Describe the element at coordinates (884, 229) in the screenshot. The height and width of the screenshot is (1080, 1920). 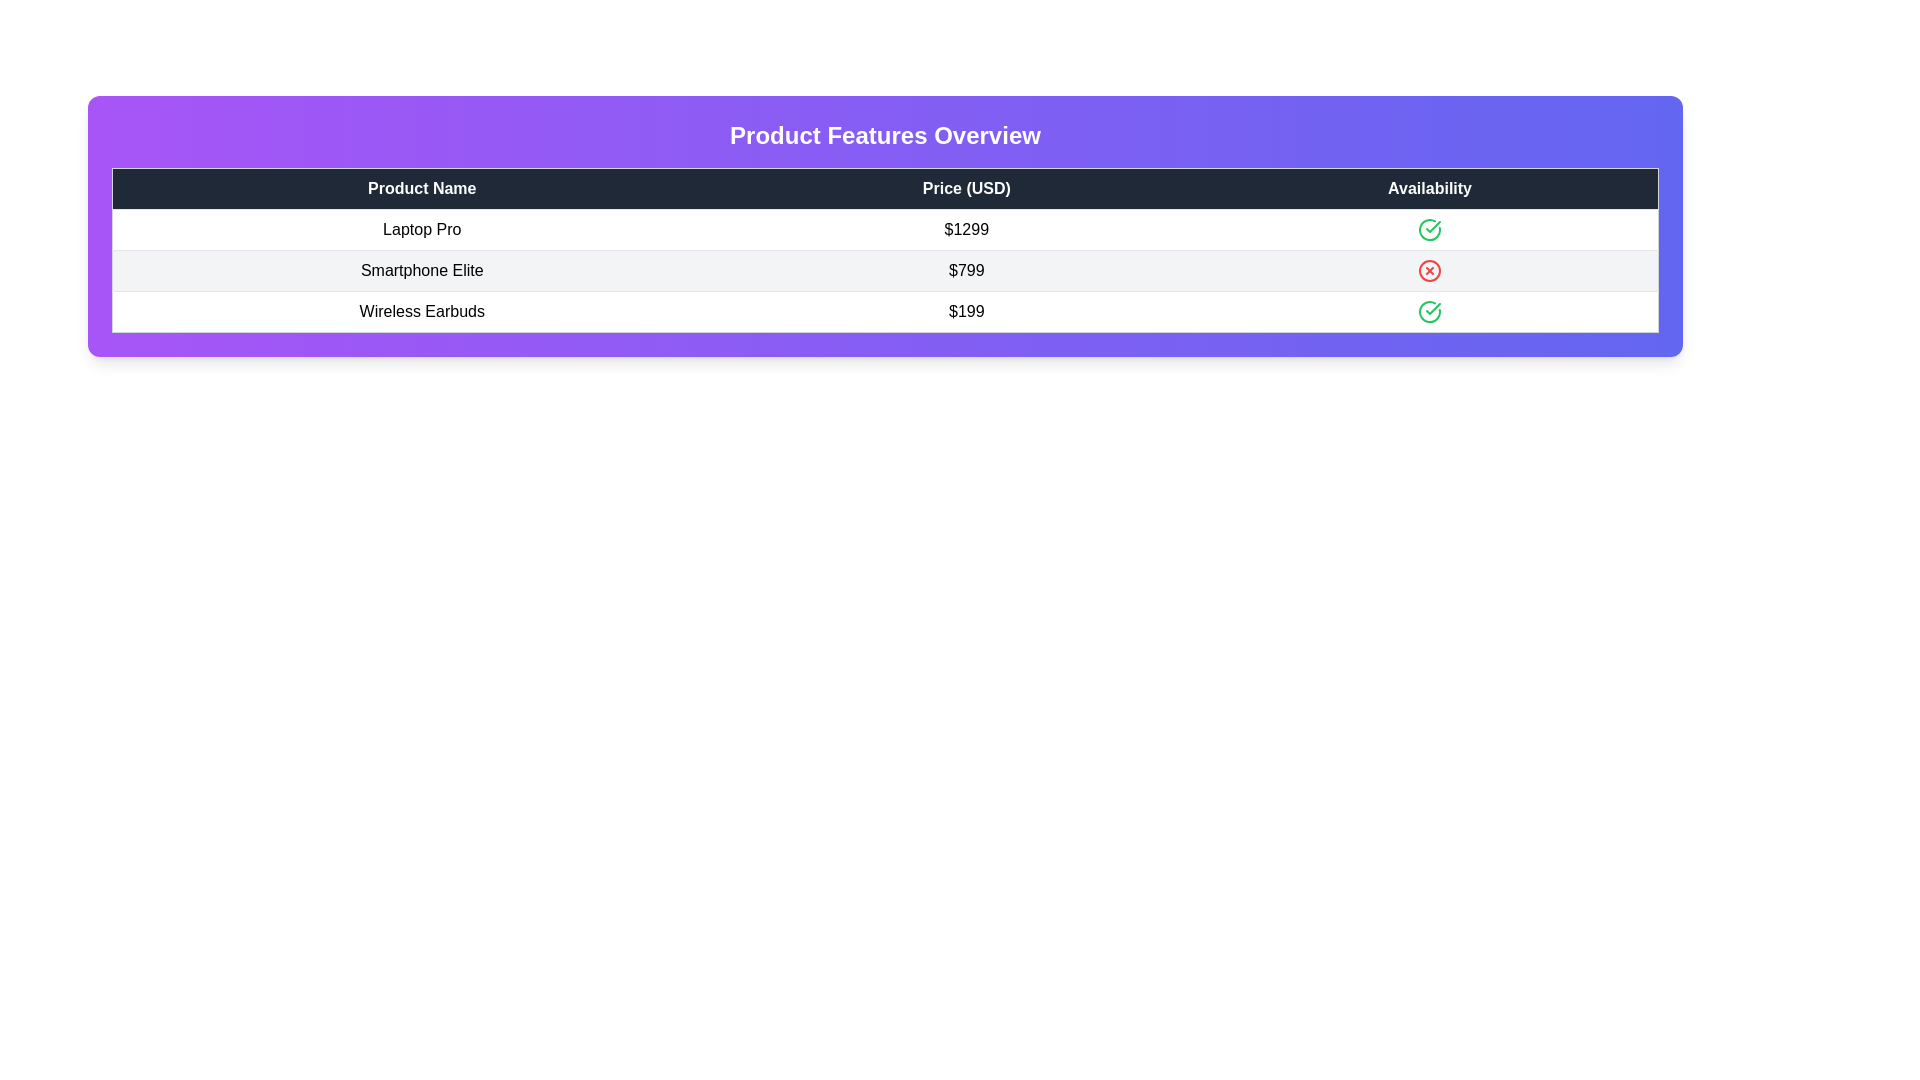
I see `the first row in the 'Product Features Overview' table that displays information about the product 'Laptop Pro'` at that location.